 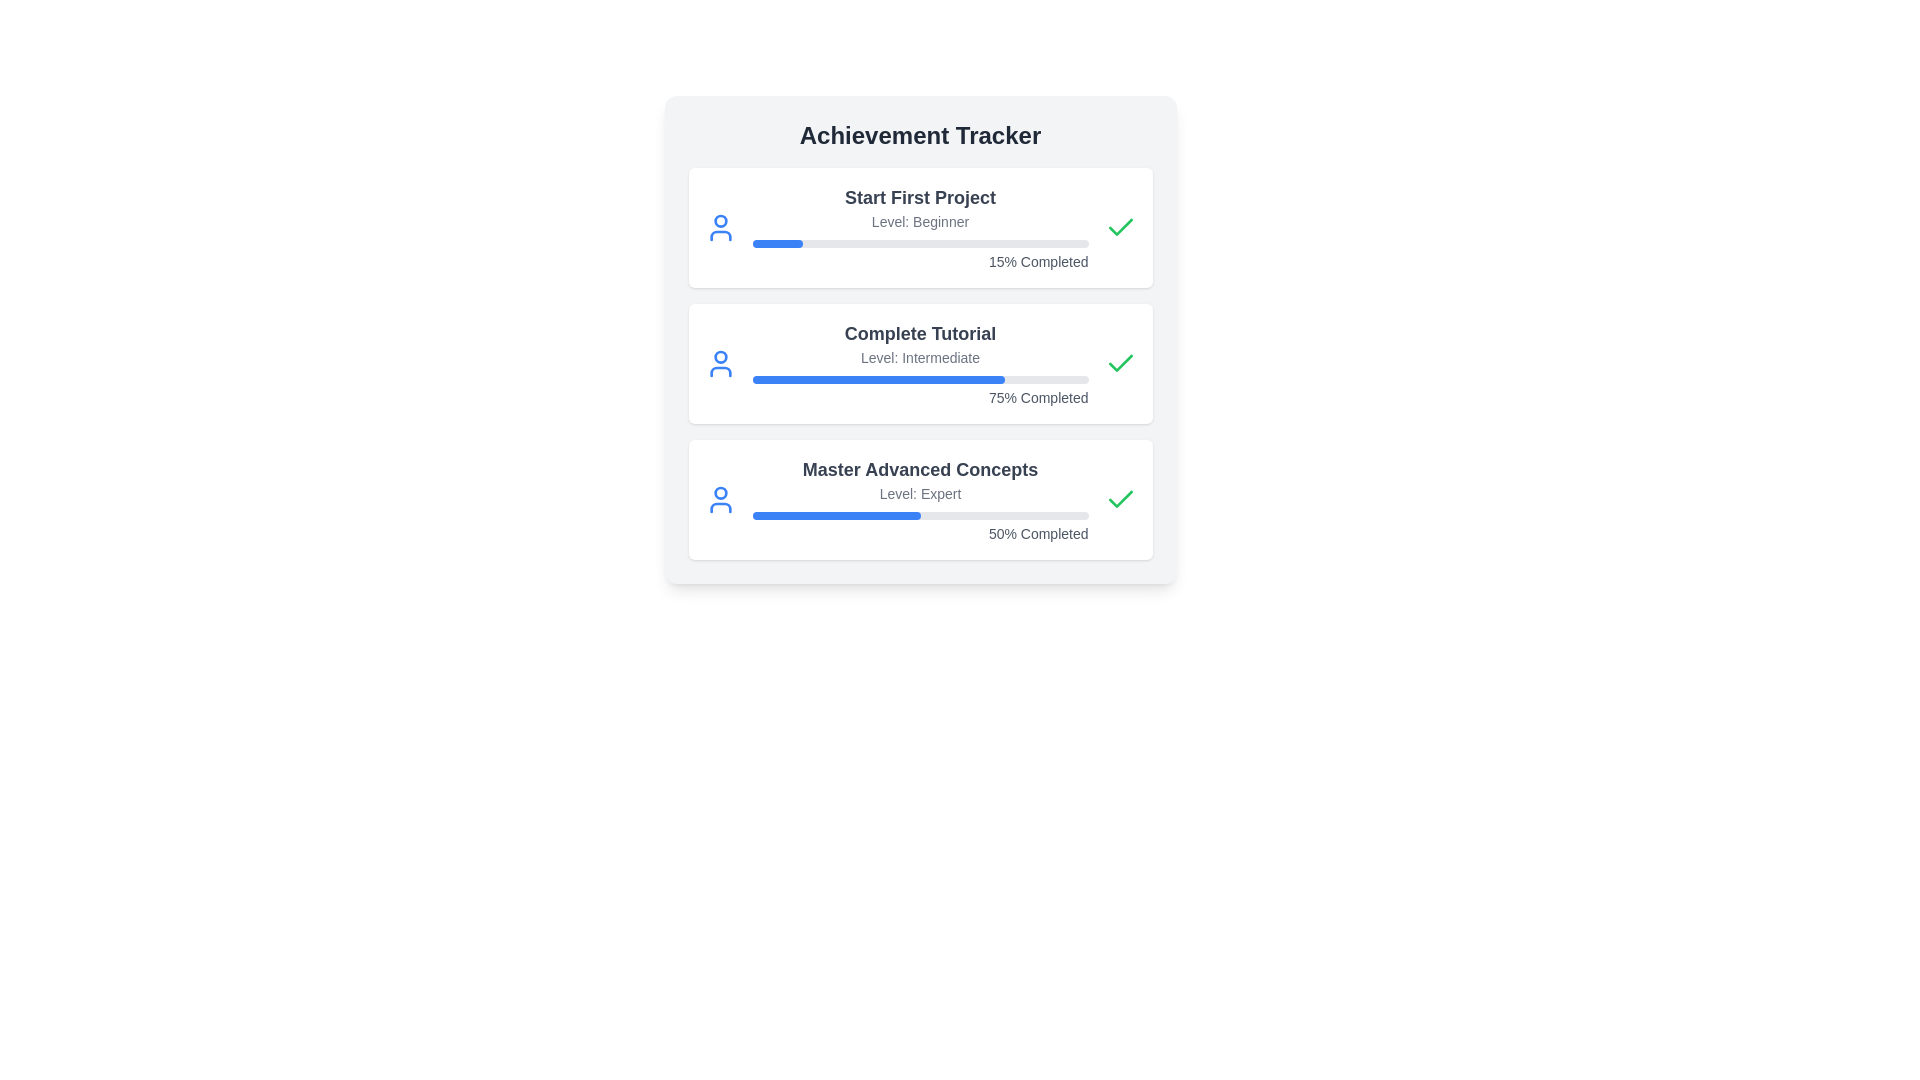 What do you see at coordinates (919, 135) in the screenshot?
I see `the 'Achievement Tracker' text label located at the top of the card layout to access related elements` at bounding box center [919, 135].